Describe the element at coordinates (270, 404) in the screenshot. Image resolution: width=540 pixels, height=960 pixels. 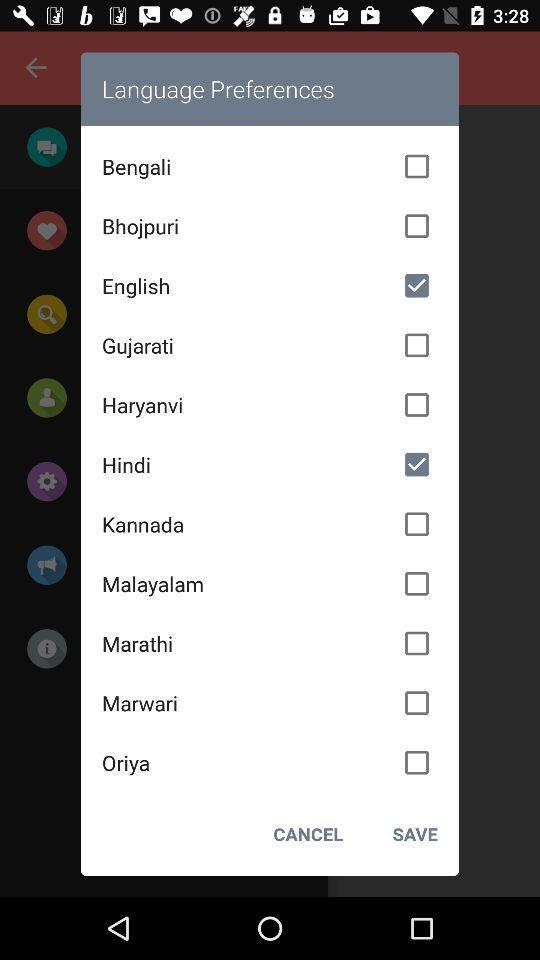
I see `icon above hindi item` at that location.